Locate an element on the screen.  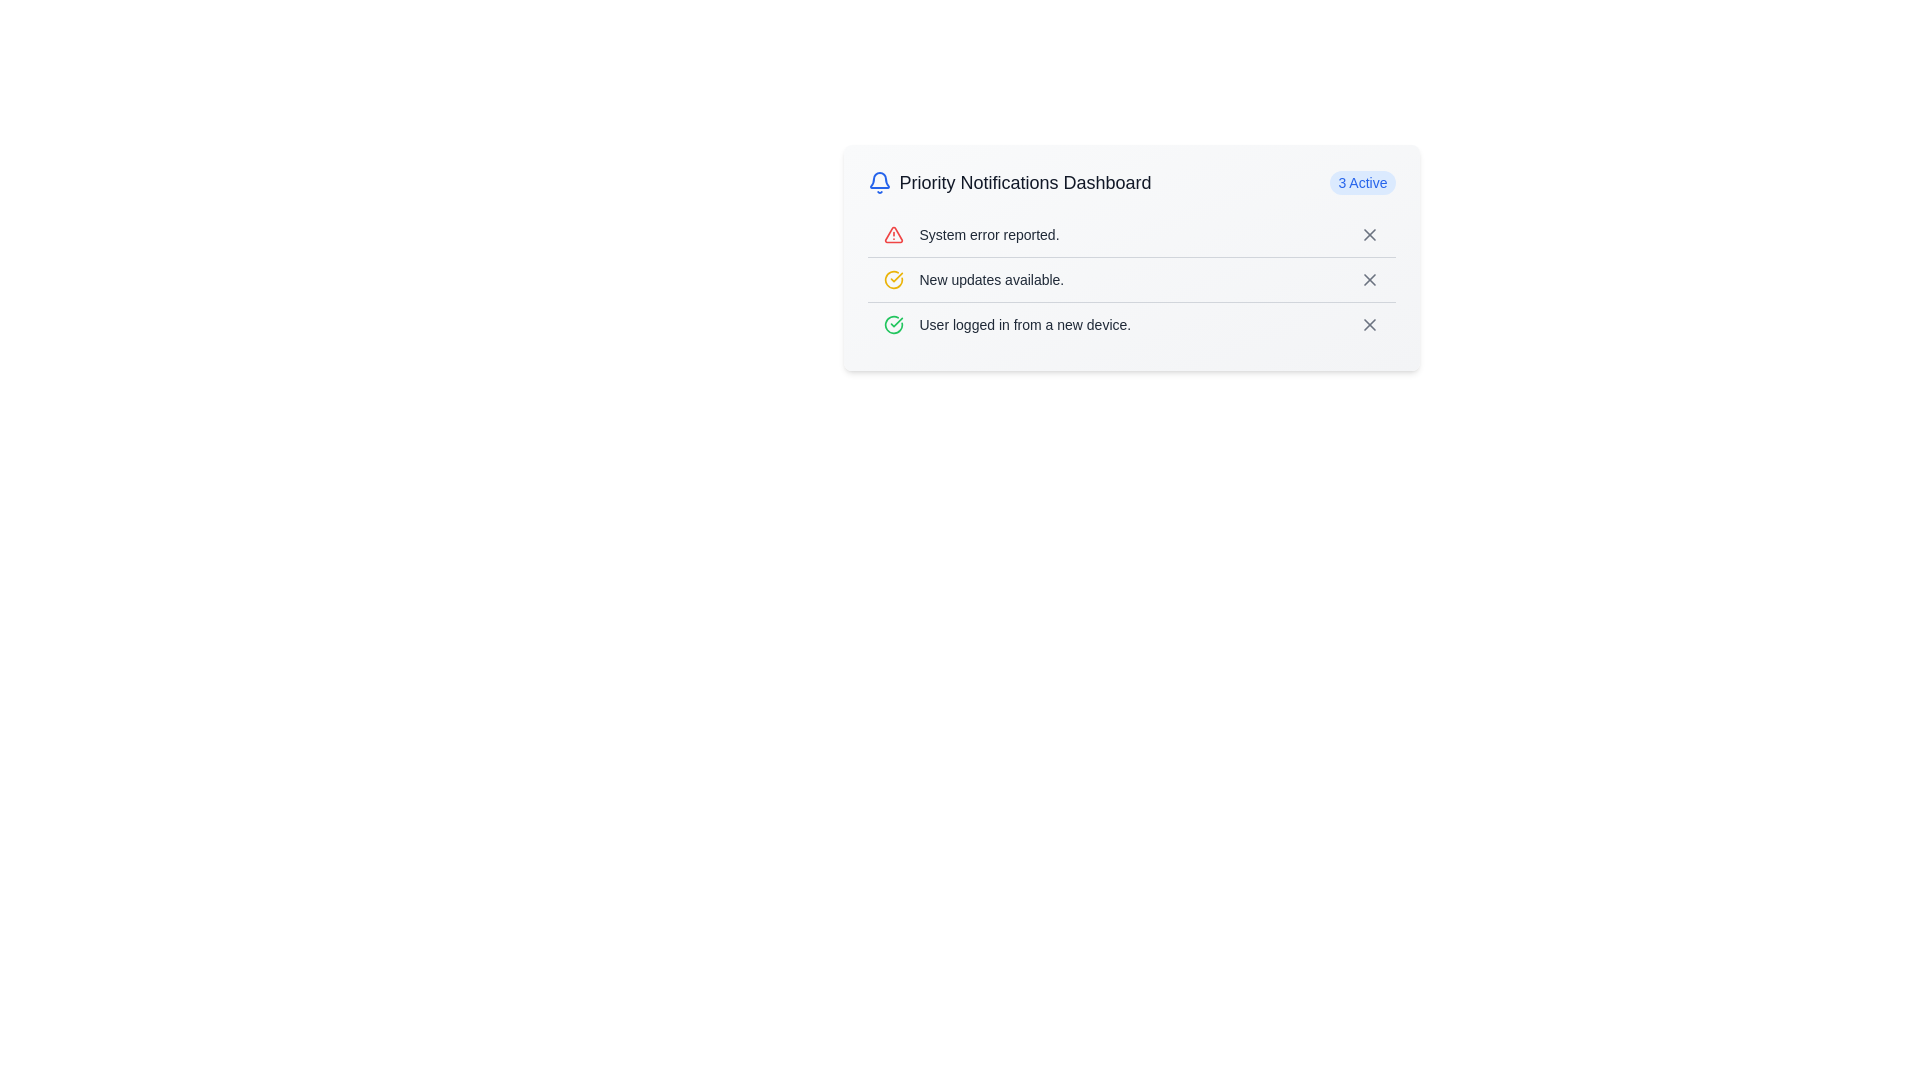
the small 'X' icon button located on the far right of the third notification row in the Priority Notifications Dashboard is located at coordinates (1368, 323).